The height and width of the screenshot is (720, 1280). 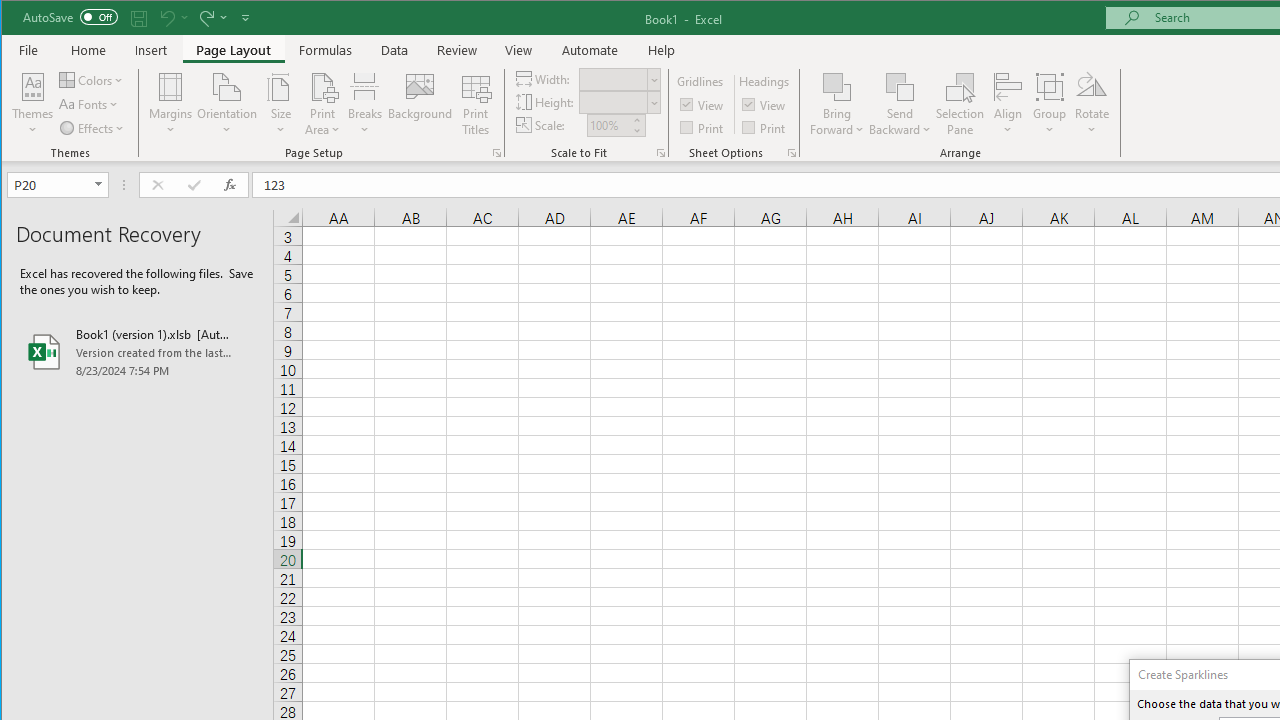 I want to click on 'Height', so click(x=612, y=102).